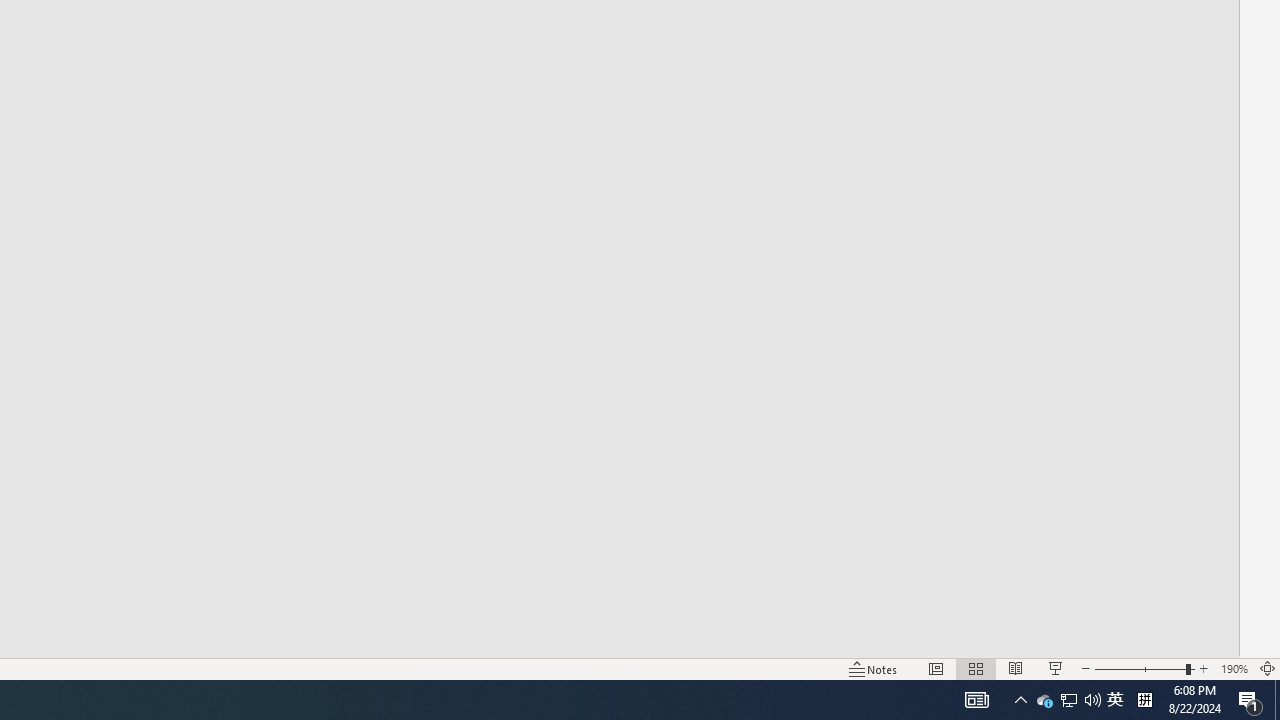 The image size is (1280, 720). What do you see at coordinates (935, 669) in the screenshot?
I see `'Normal'` at bounding box center [935, 669].